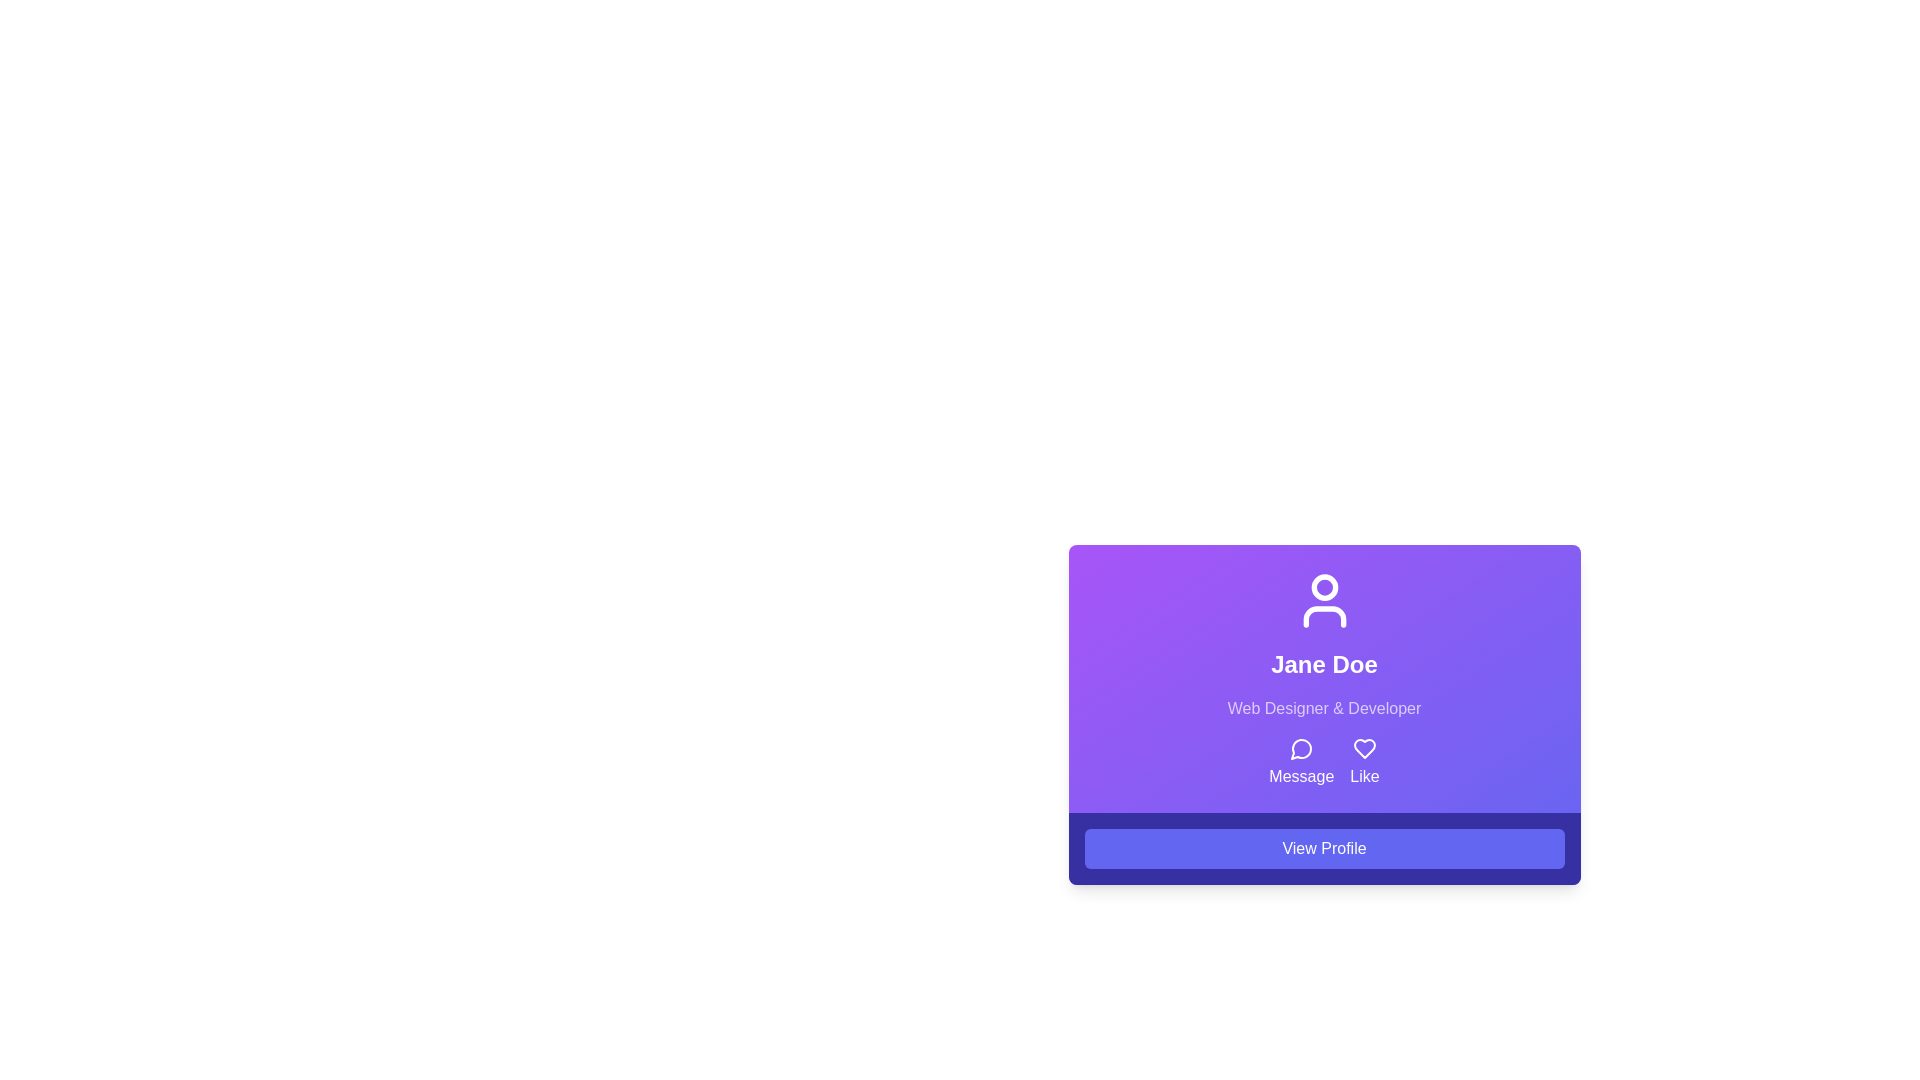 This screenshot has height=1080, width=1920. What do you see at coordinates (1324, 600) in the screenshot?
I see `the user silhouette icon located at the top center of the profile card layout, which is styled with a white fill against a purple background` at bounding box center [1324, 600].